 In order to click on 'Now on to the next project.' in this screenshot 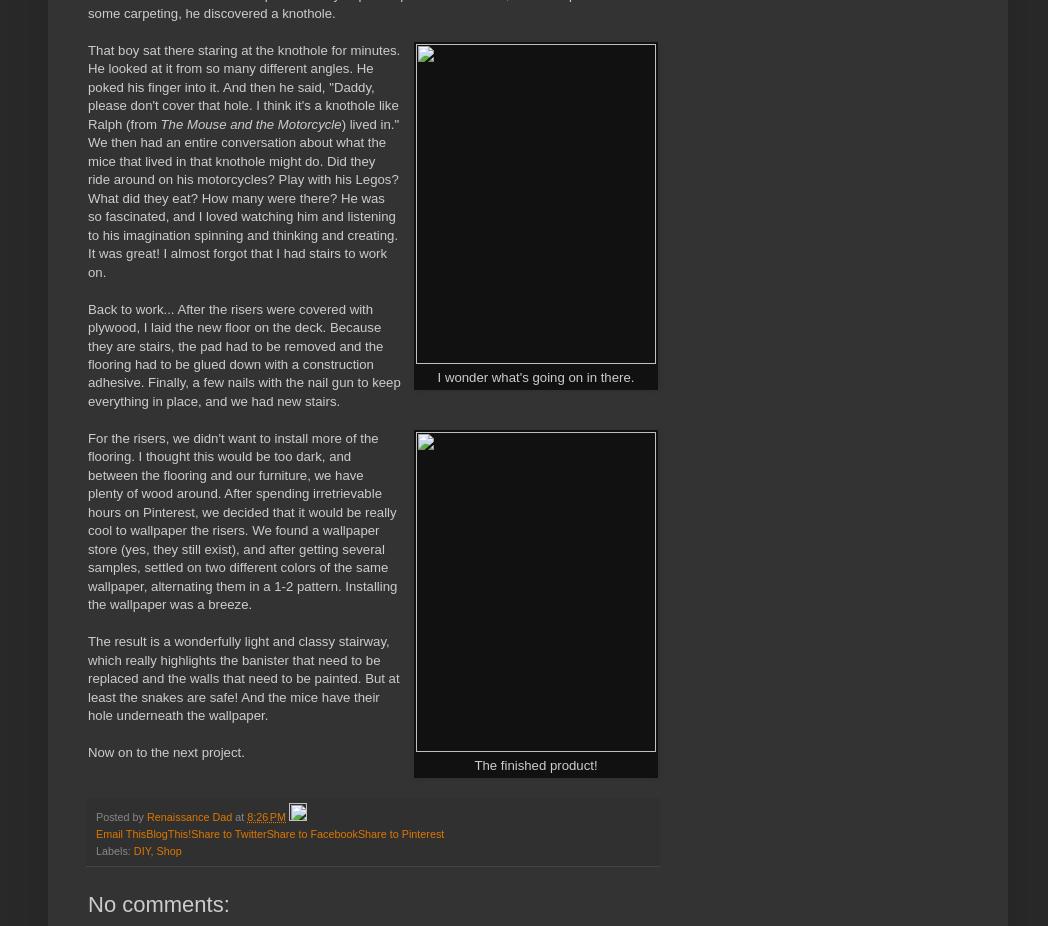, I will do `click(166, 752)`.